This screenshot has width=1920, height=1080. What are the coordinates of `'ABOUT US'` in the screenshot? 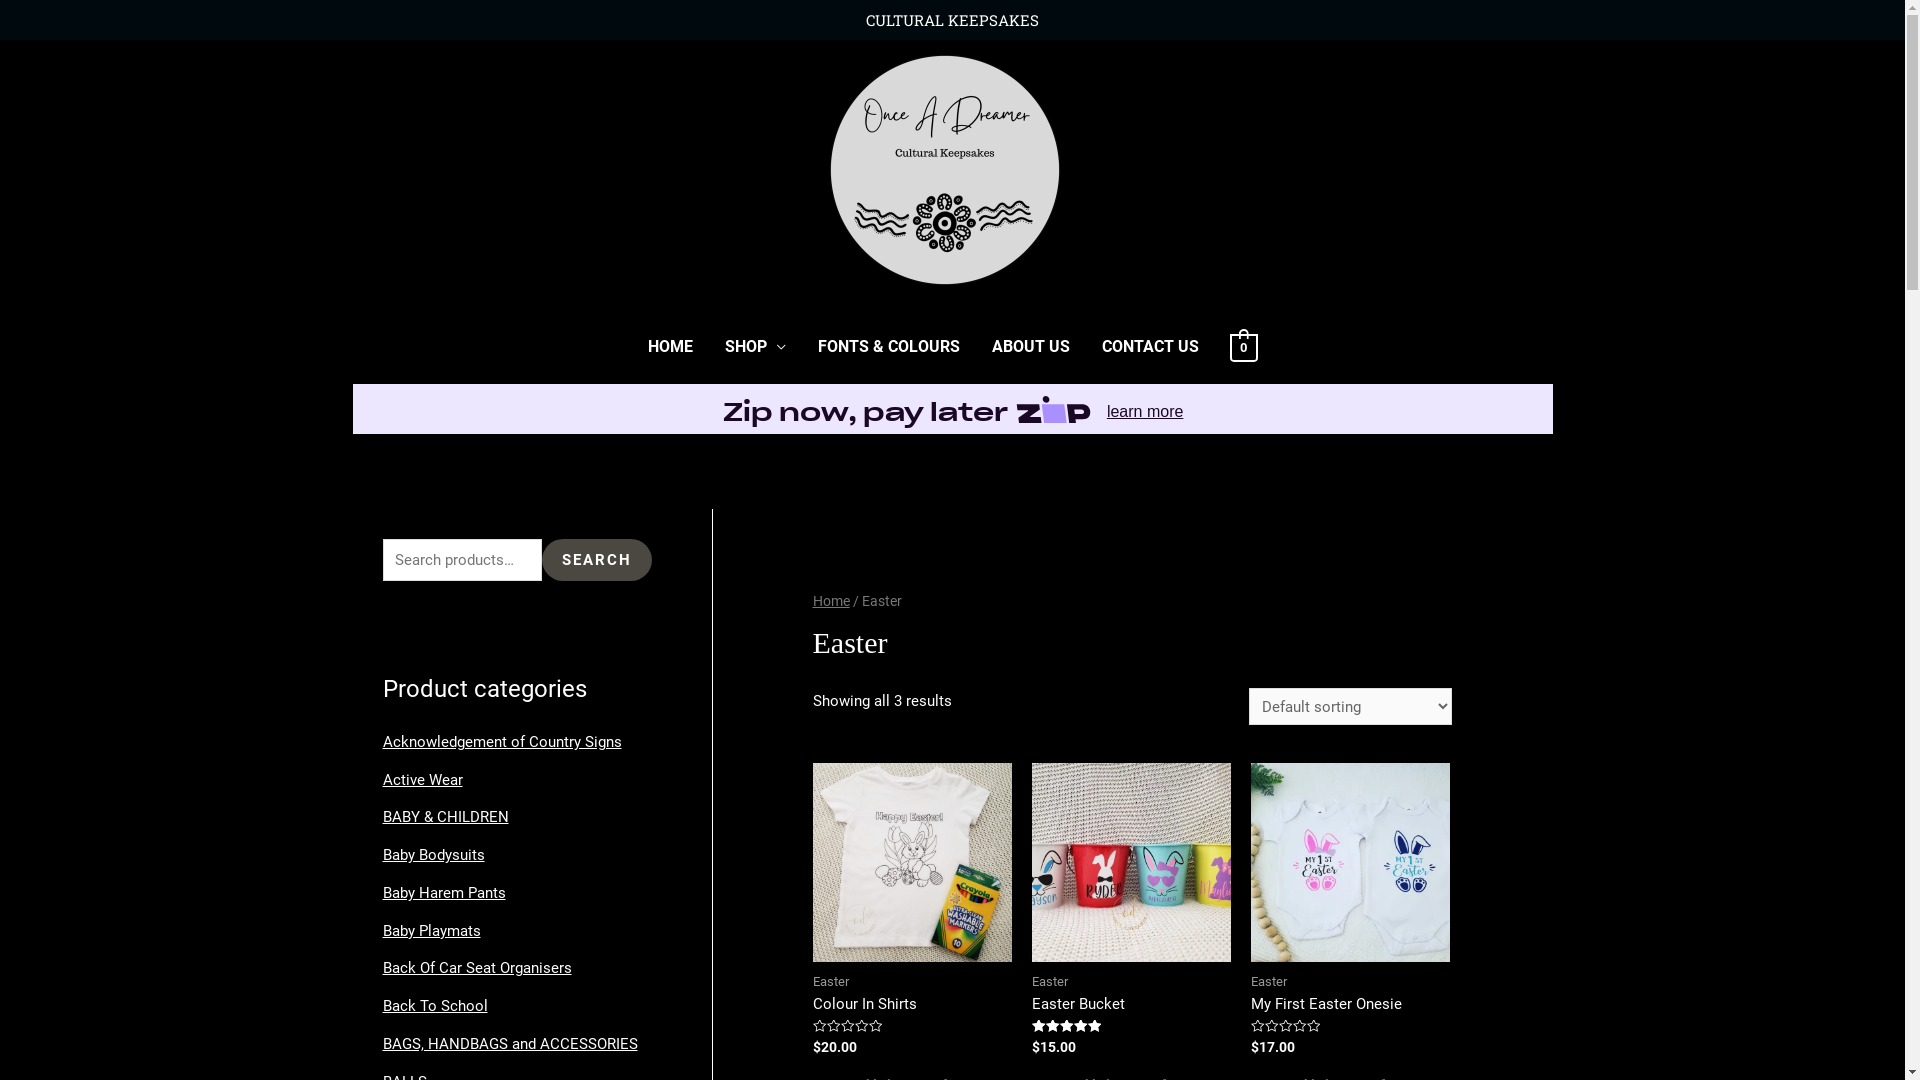 It's located at (975, 346).